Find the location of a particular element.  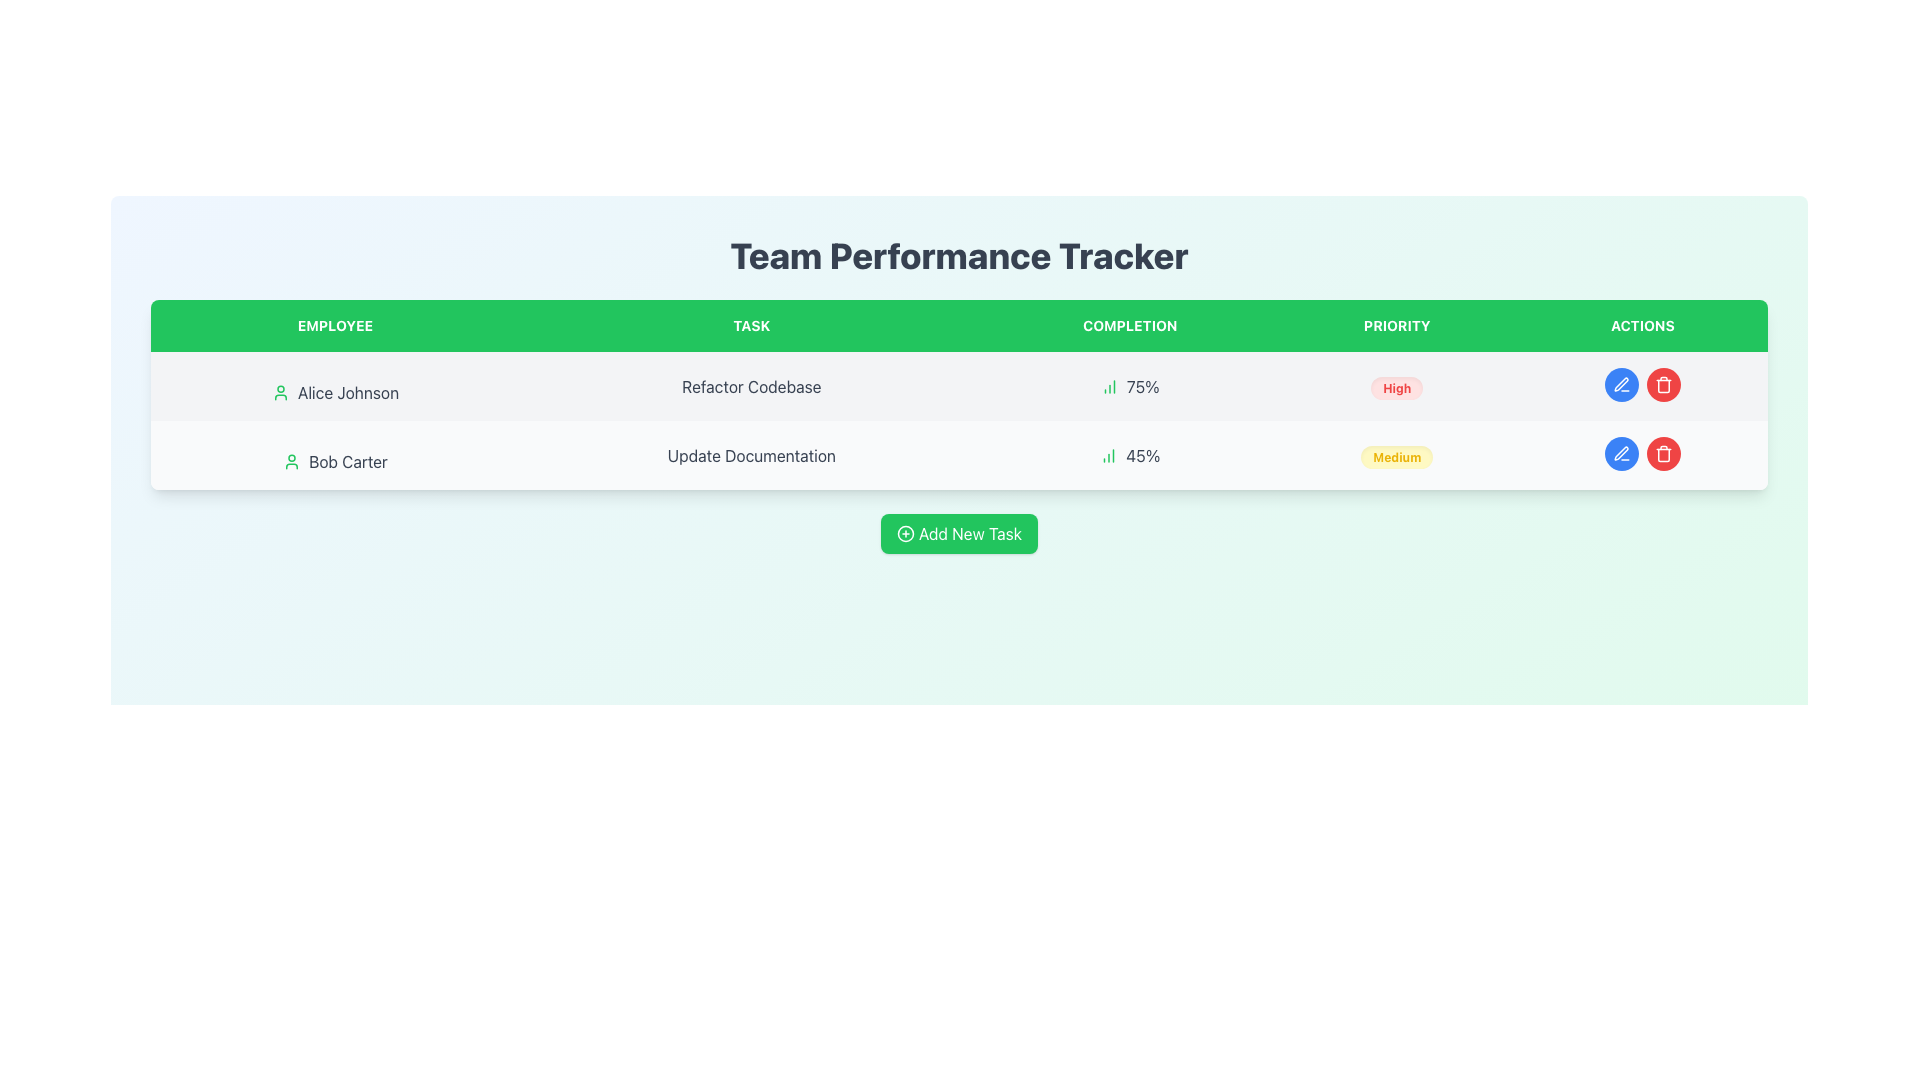

the progress icon in the 'Completion' column for the task 'Refactor Codebase', which is located to the left of the '75%' text is located at coordinates (1108, 386).